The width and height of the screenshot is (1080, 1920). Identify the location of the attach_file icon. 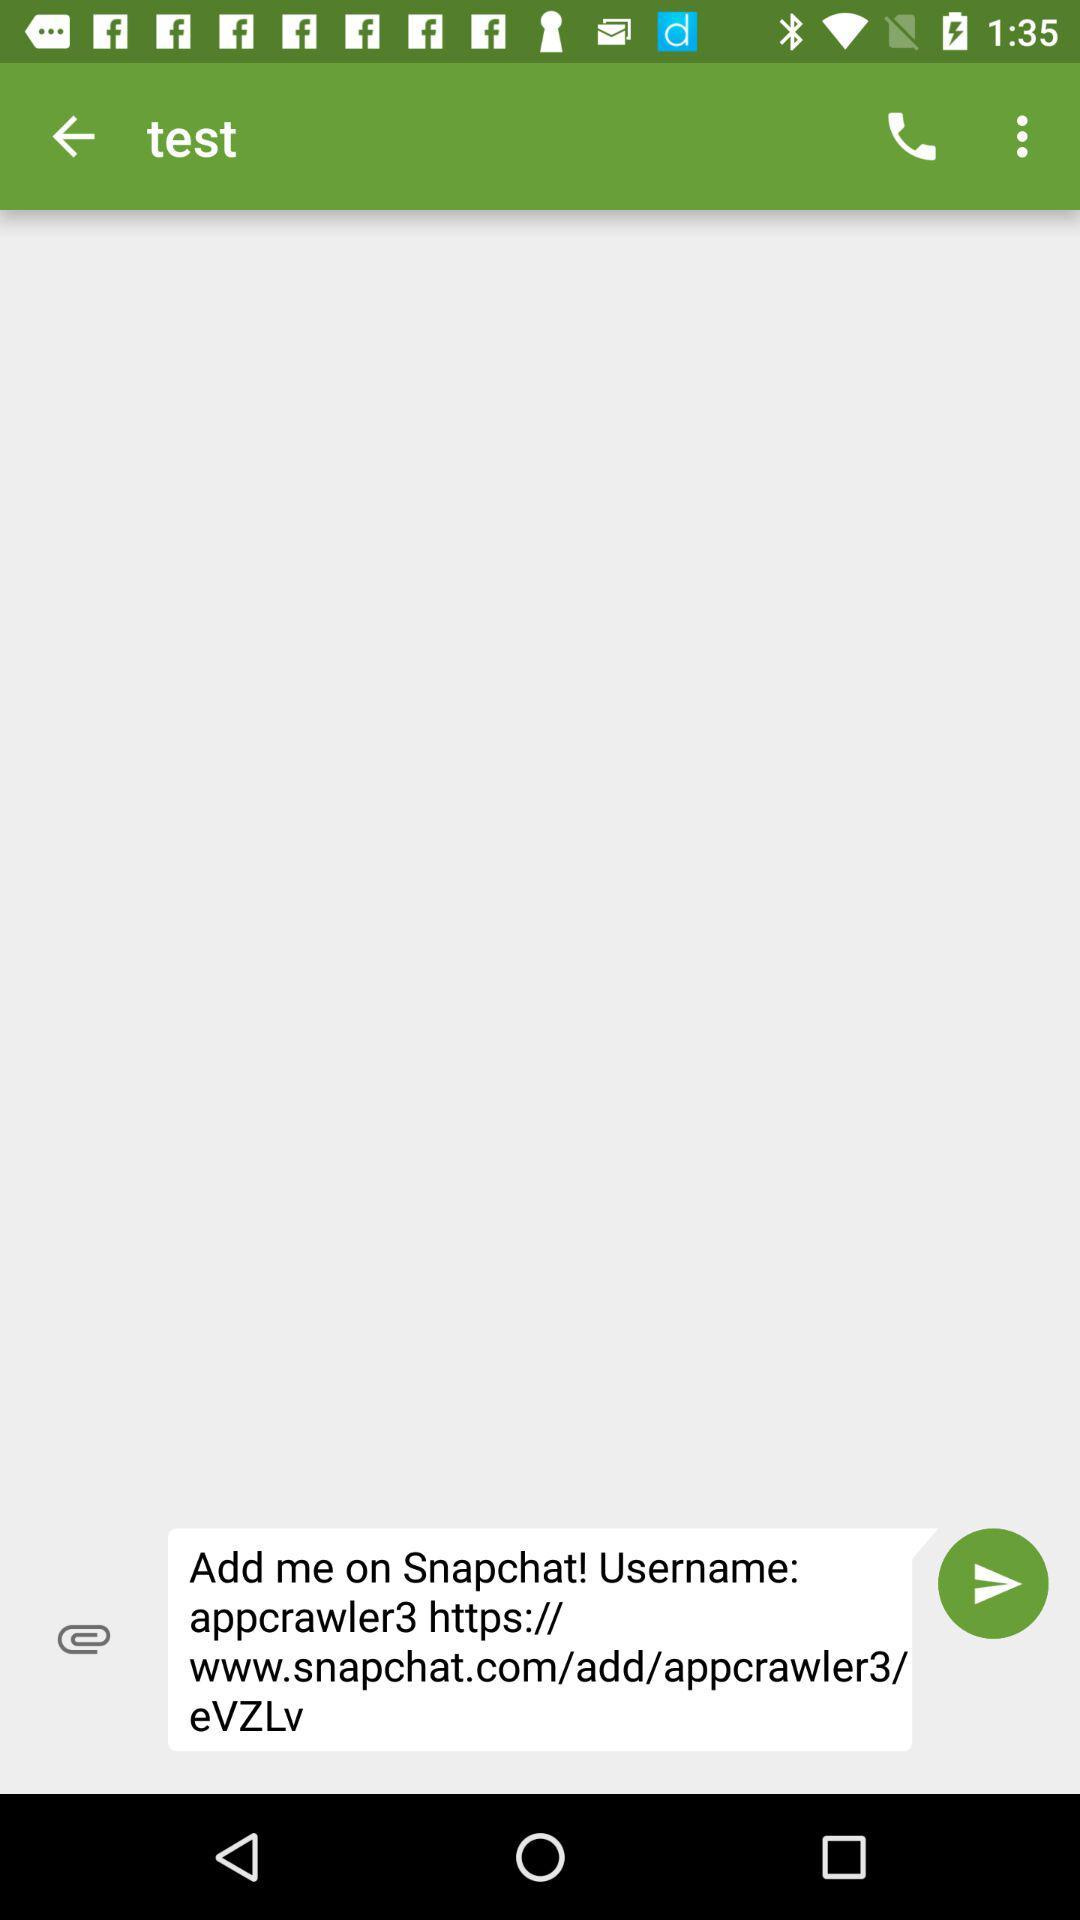
(83, 1639).